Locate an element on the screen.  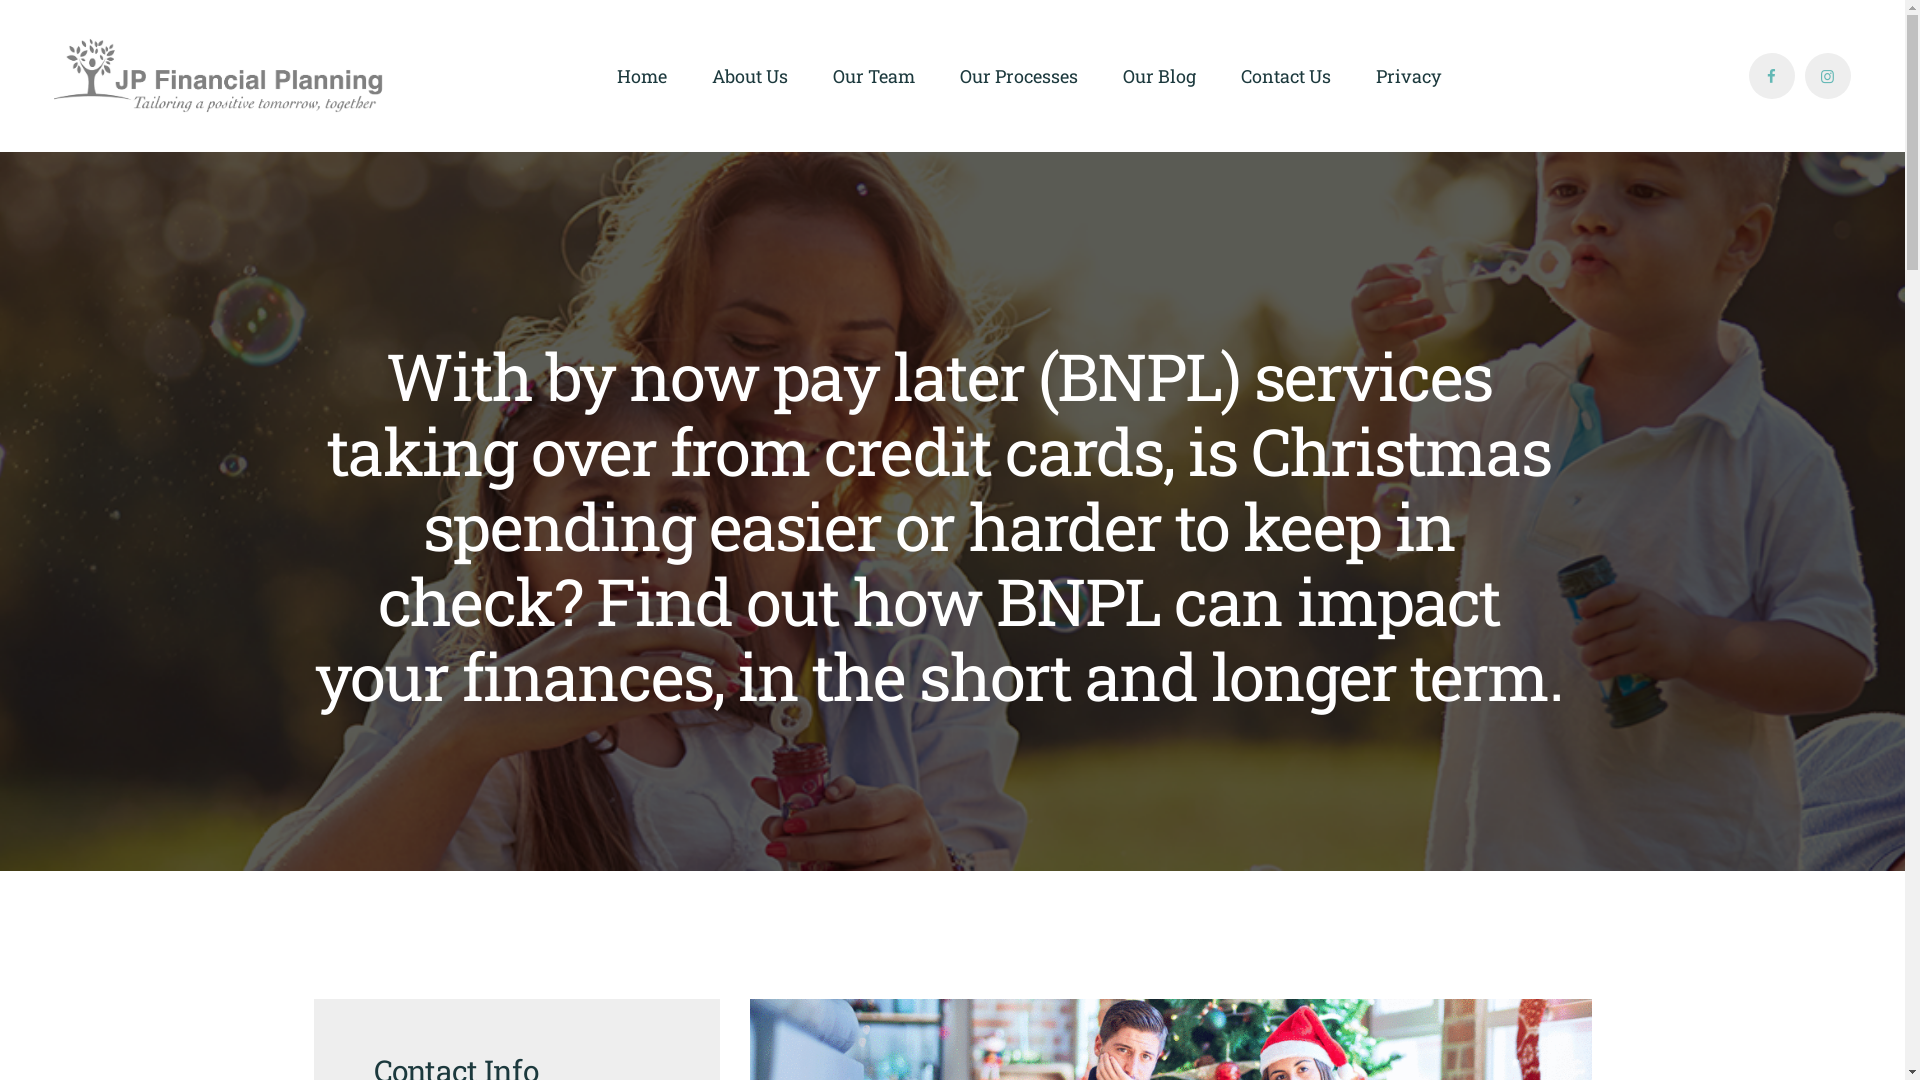
'Our Blog' is located at coordinates (1158, 75).